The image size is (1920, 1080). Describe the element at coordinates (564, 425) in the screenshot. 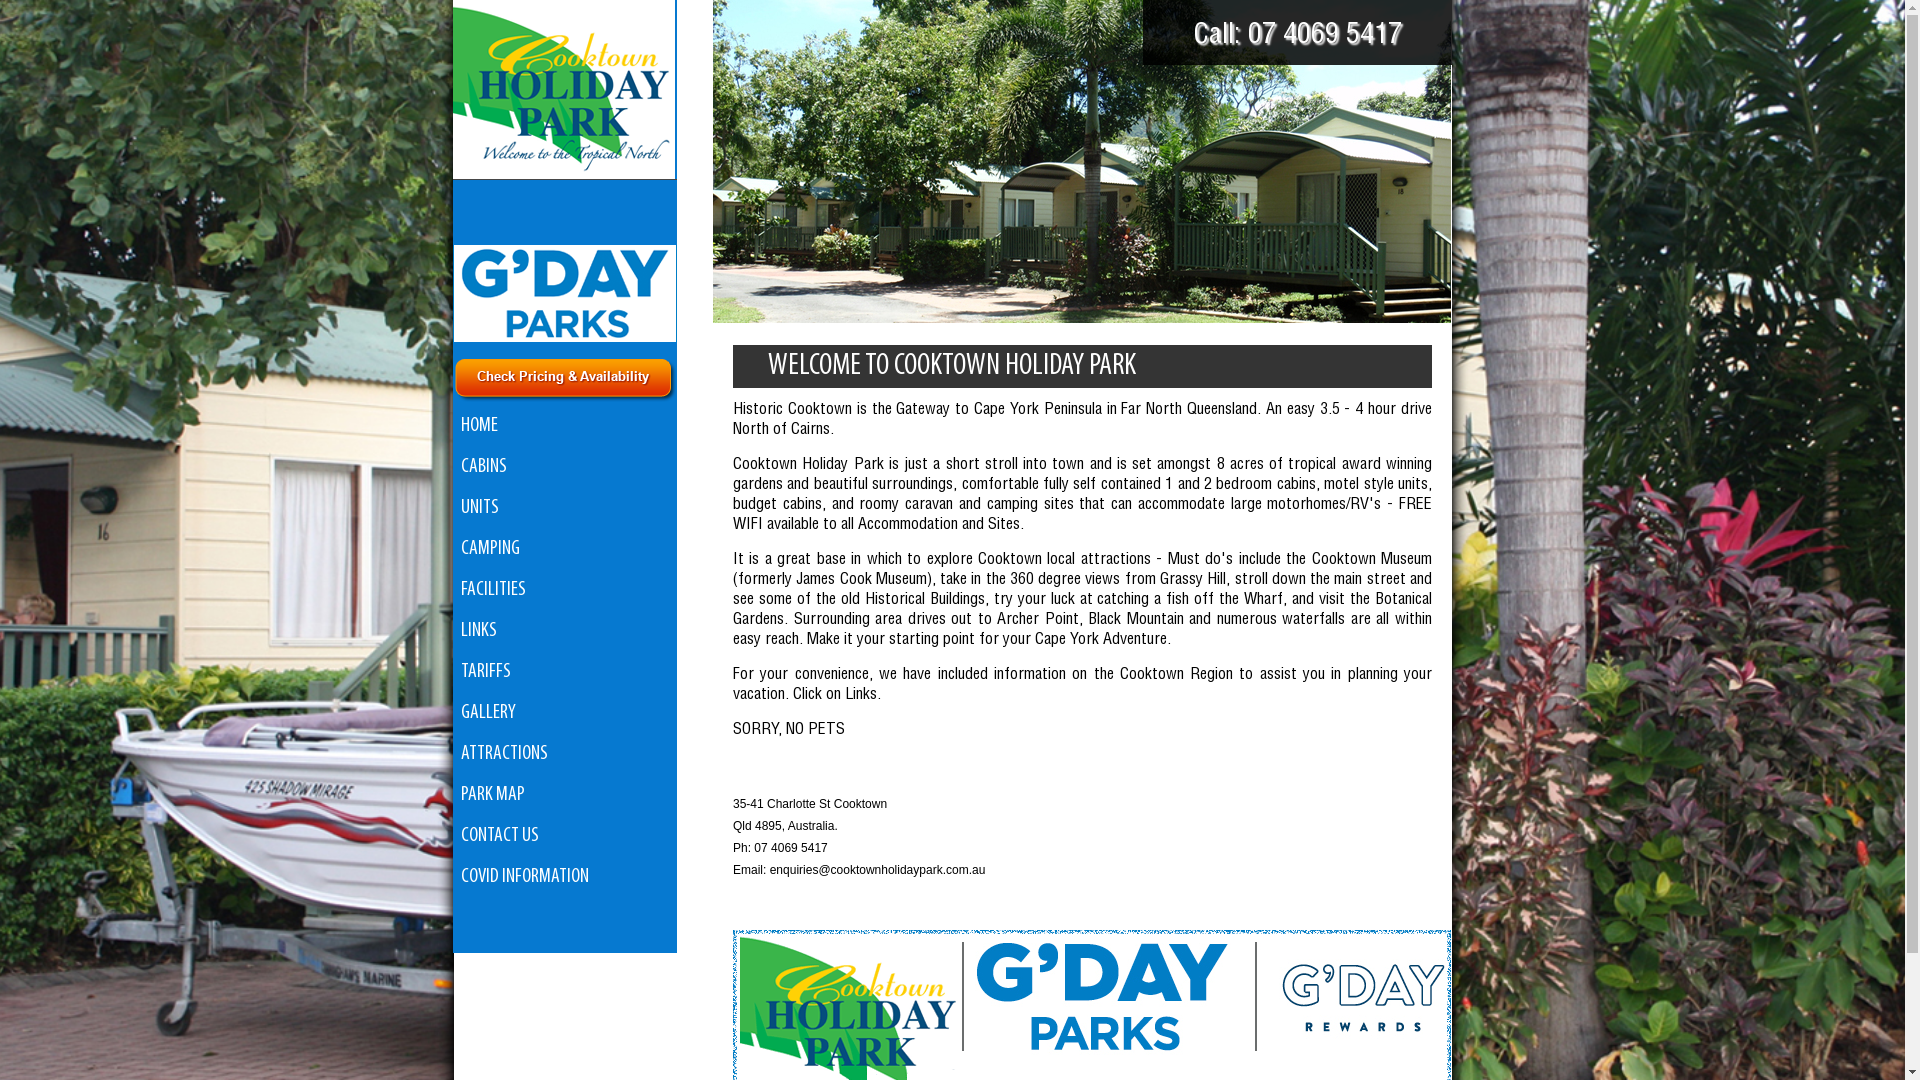

I see `'HOME'` at that location.